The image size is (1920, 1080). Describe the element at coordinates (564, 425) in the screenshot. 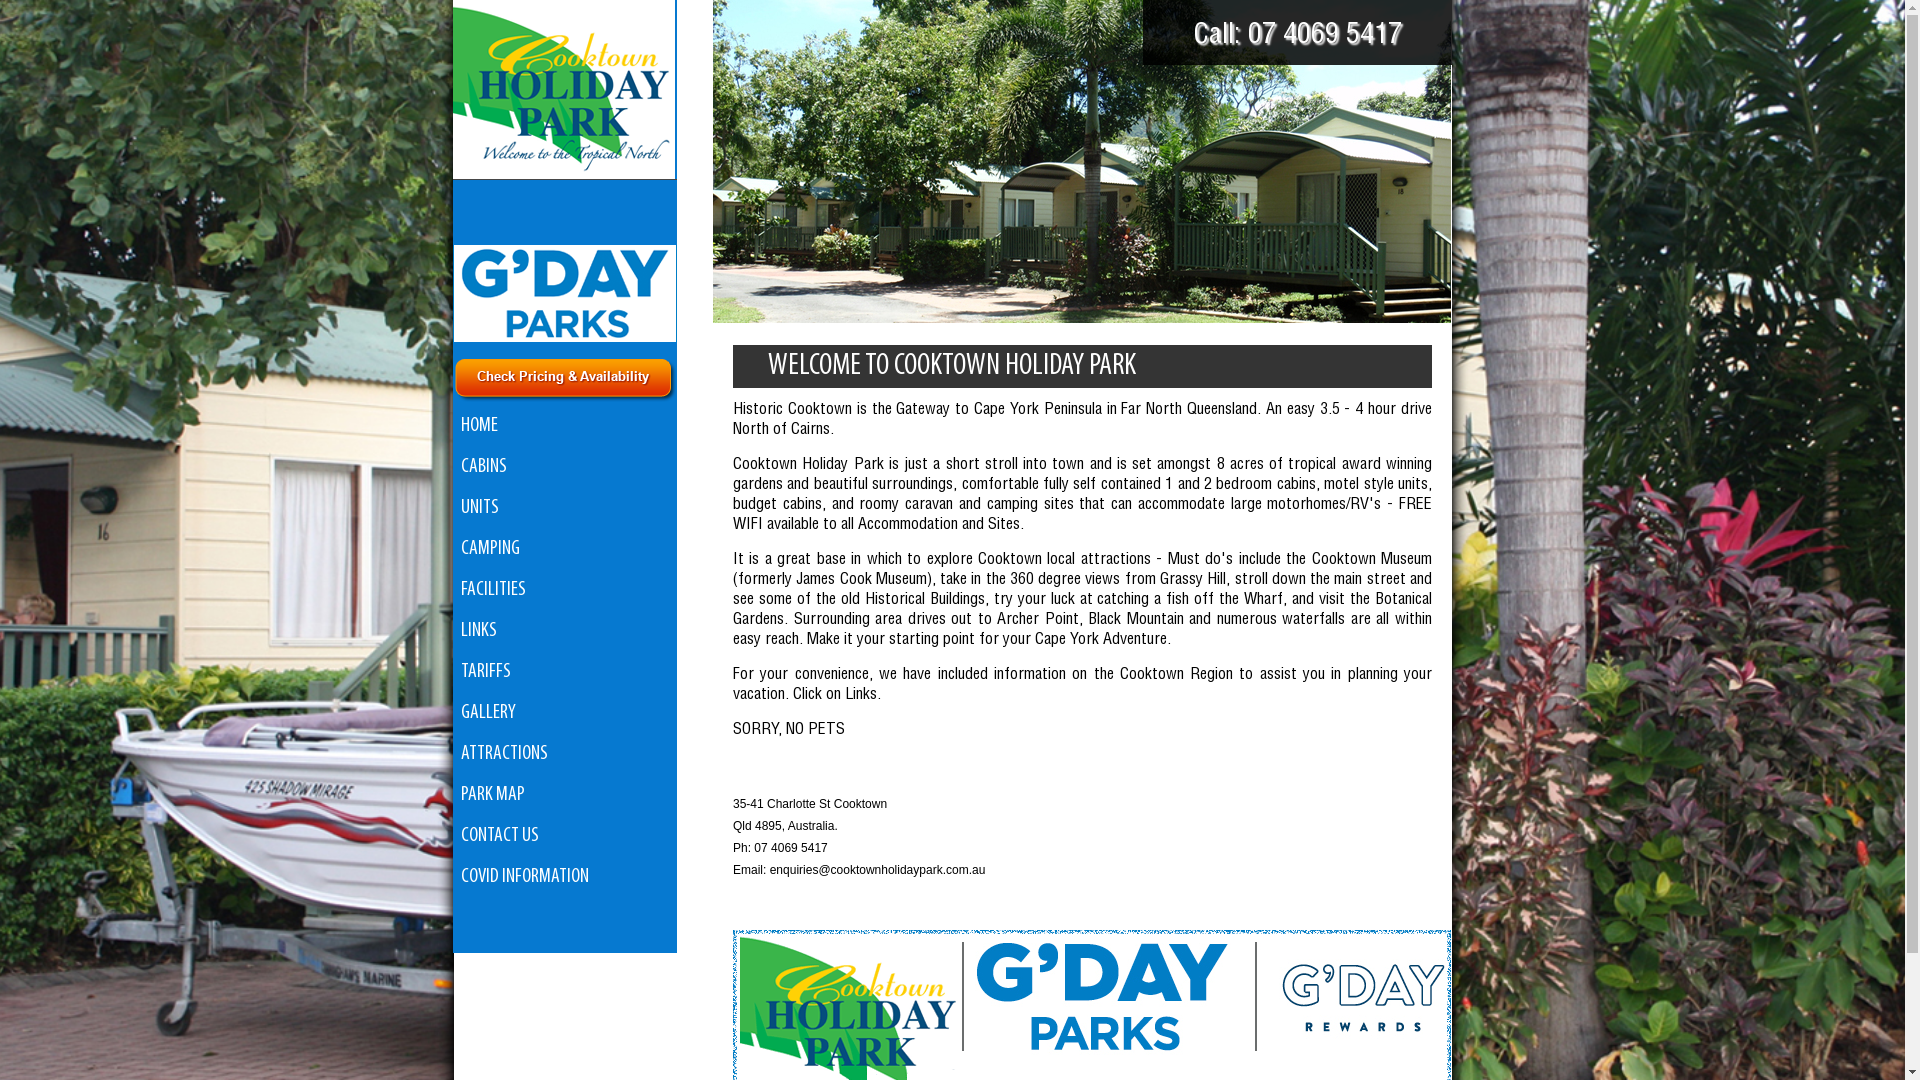

I see `'HOME'` at that location.